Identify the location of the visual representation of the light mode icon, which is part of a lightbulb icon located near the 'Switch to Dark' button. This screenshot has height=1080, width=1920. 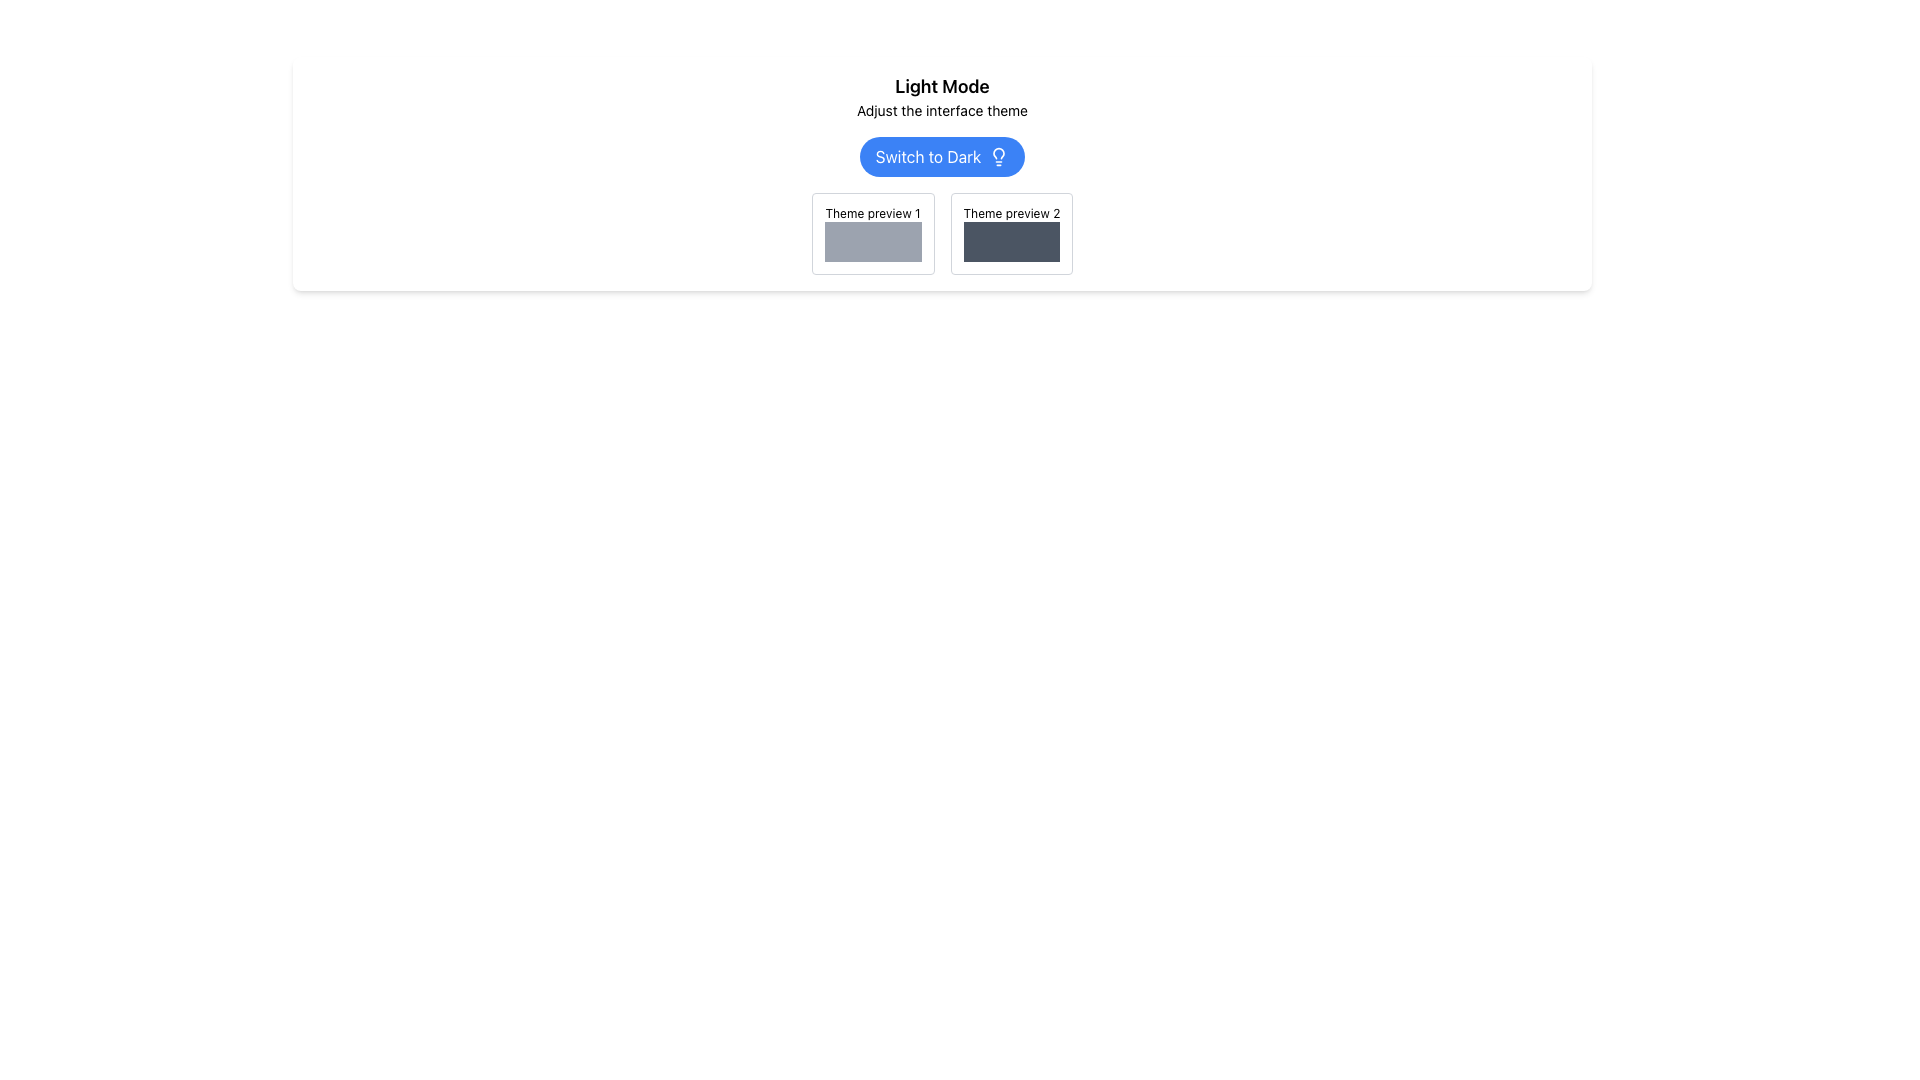
(999, 152).